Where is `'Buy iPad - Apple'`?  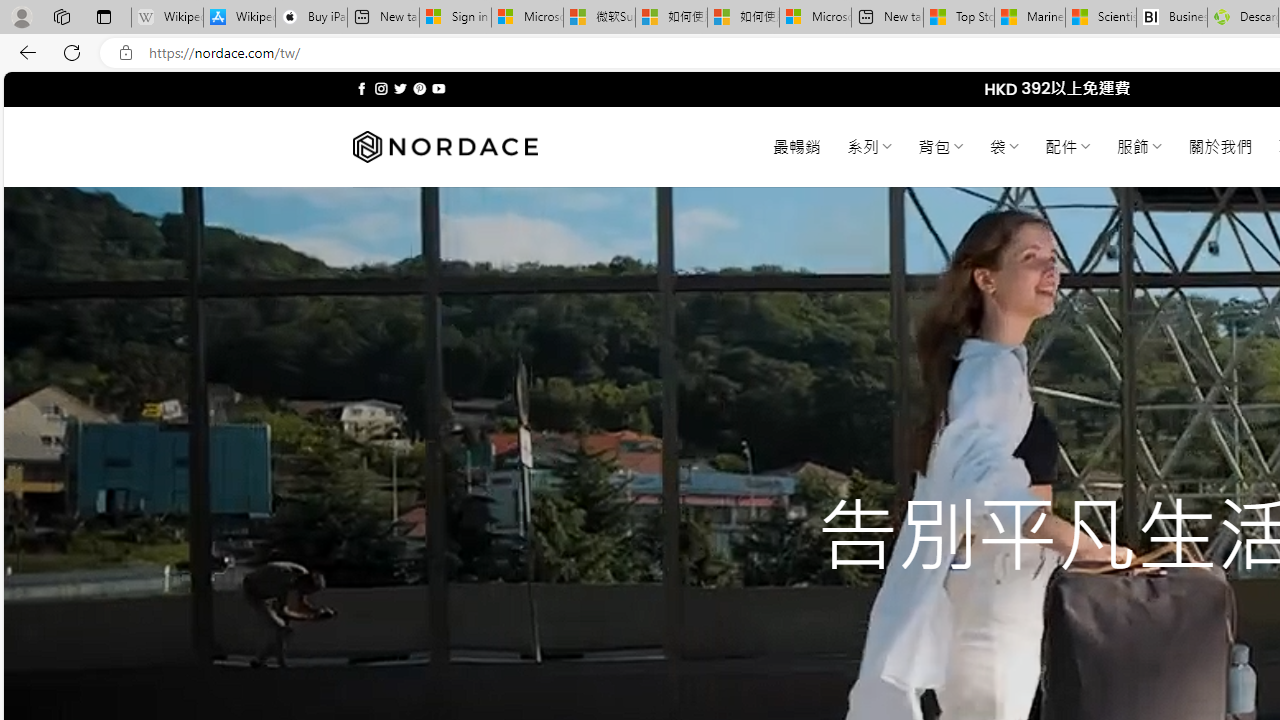
'Buy iPad - Apple' is located at coordinates (310, 17).